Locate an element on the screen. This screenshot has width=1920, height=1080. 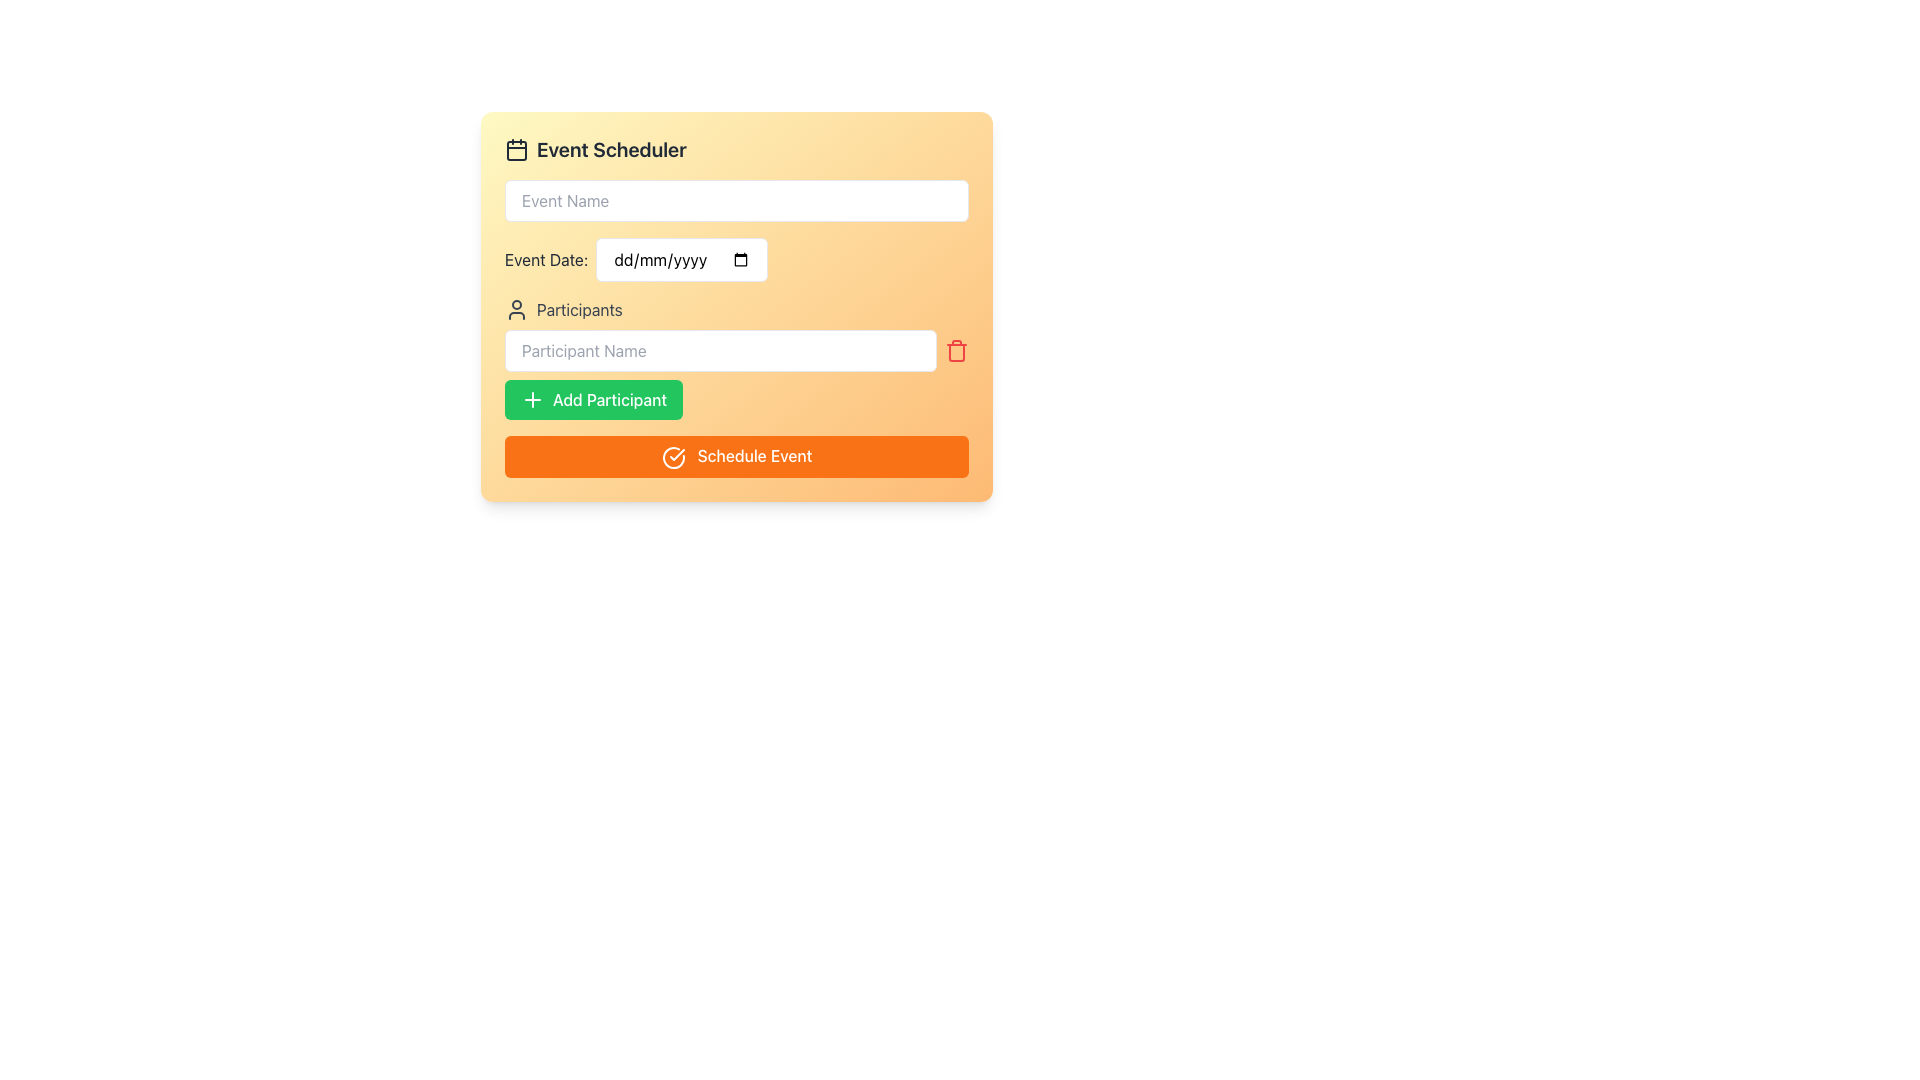
the calendar icon in the Date Picker Input Field labeled 'Event Date:' is located at coordinates (736, 258).